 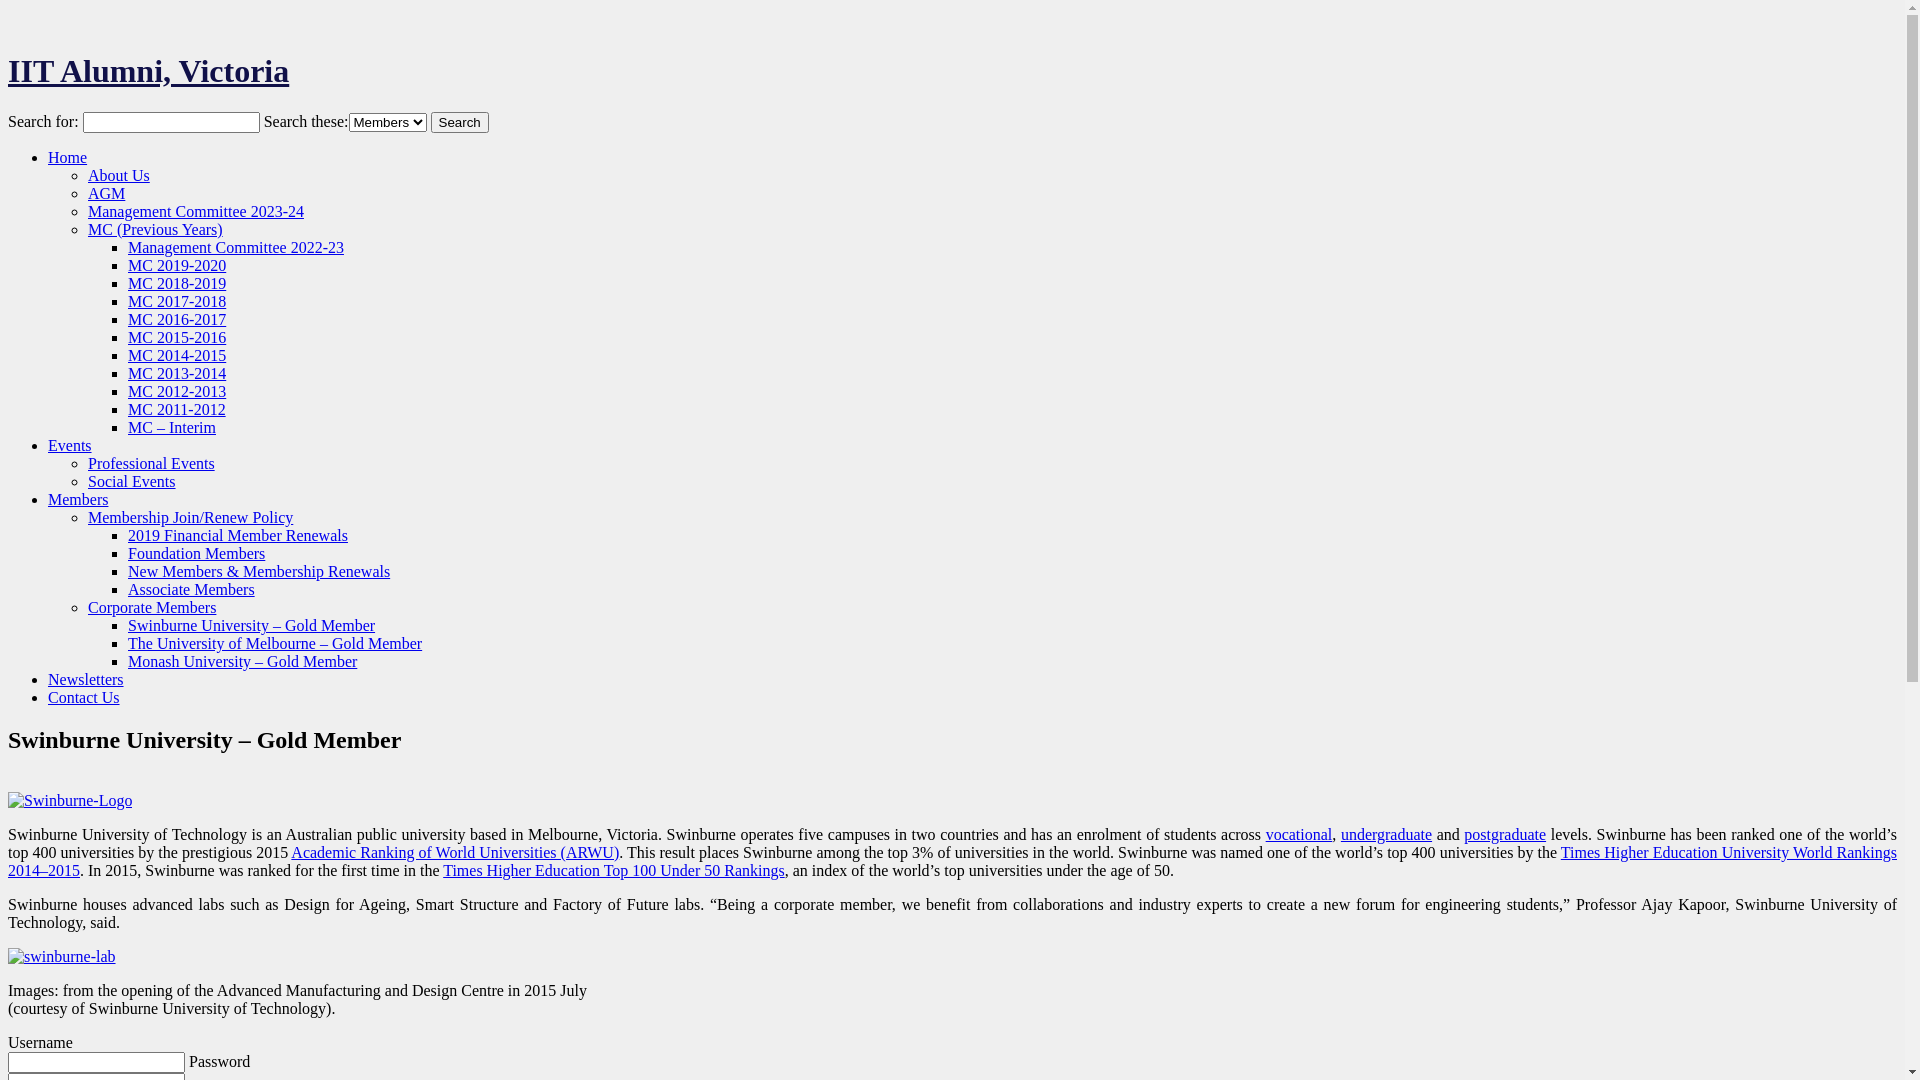 What do you see at coordinates (177, 373) in the screenshot?
I see `'MC 2013-2014'` at bounding box center [177, 373].